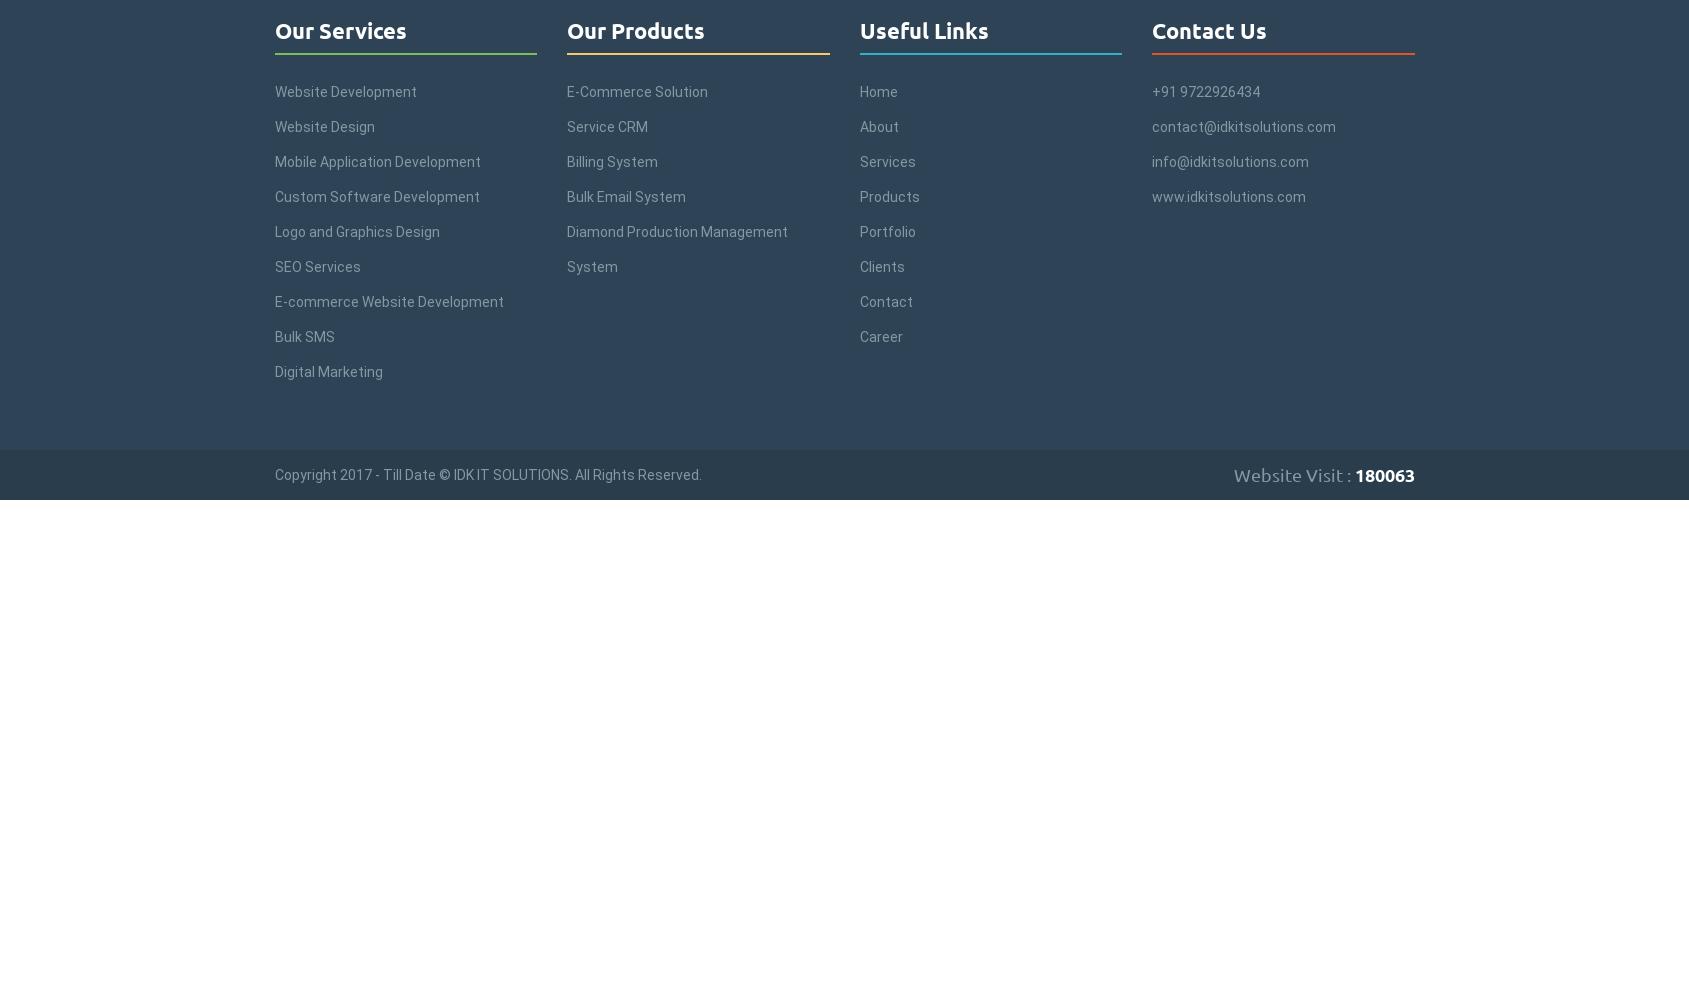 Image resolution: width=1689 pixels, height=1000 pixels. What do you see at coordinates (1208, 30) in the screenshot?
I see `'Contact Us'` at bounding box center [1208, 30].